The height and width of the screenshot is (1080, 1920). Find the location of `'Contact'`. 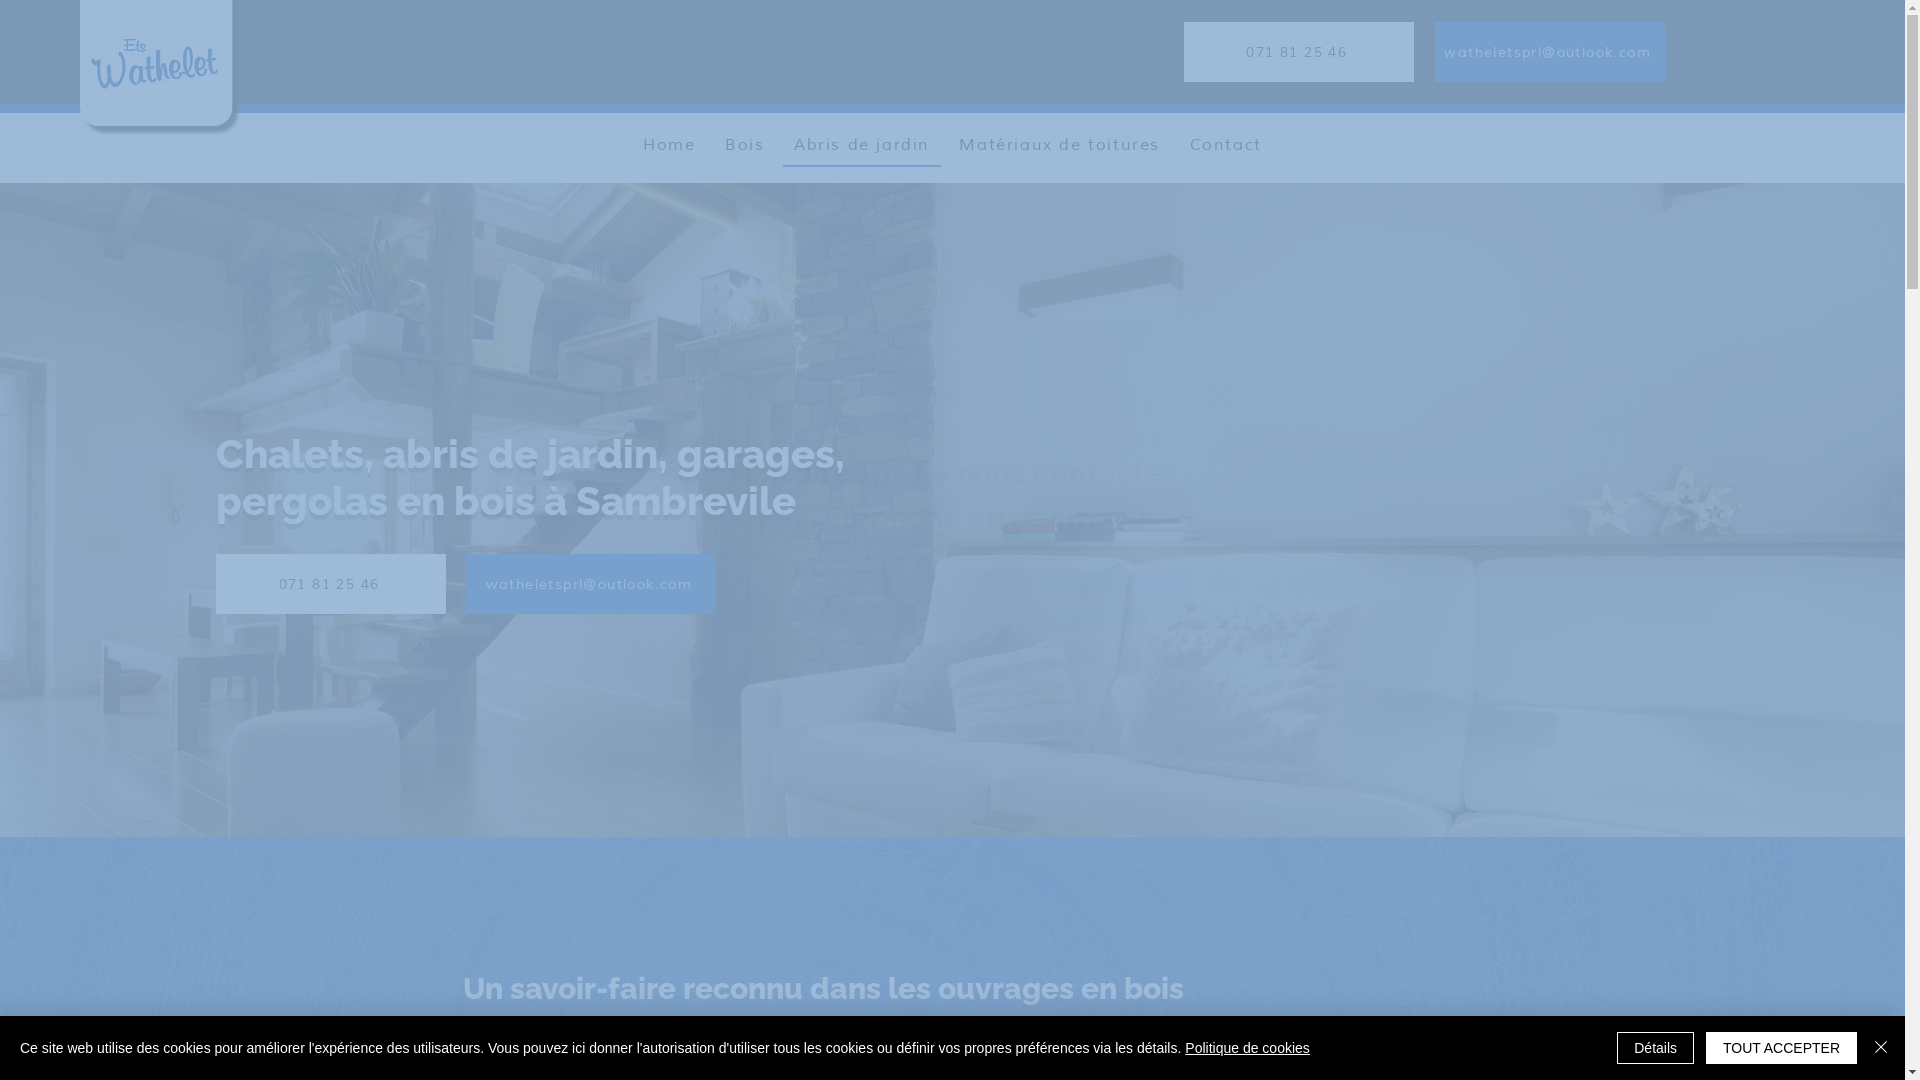

'Contact' is located at coordinates (1224, 145).